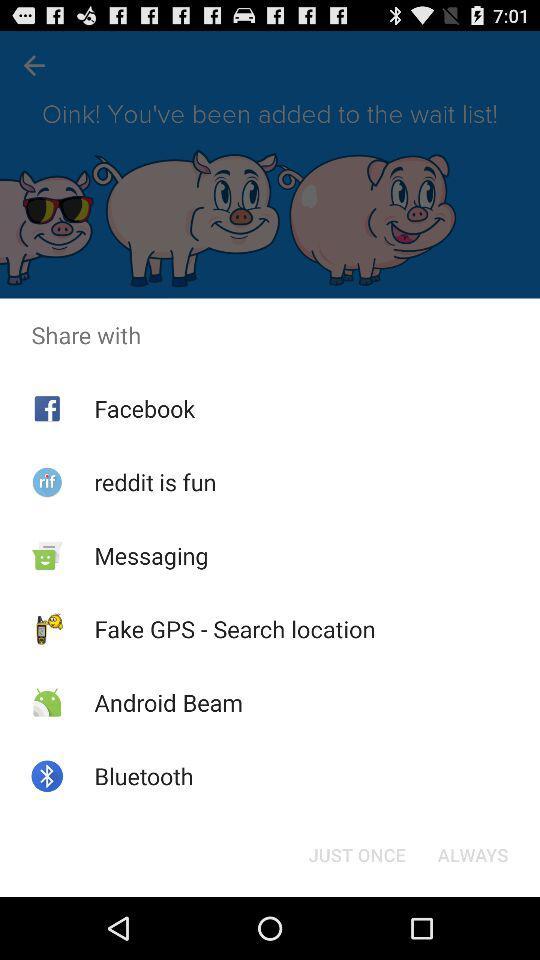  I want to click on fake gps search item, so click(234, 628).